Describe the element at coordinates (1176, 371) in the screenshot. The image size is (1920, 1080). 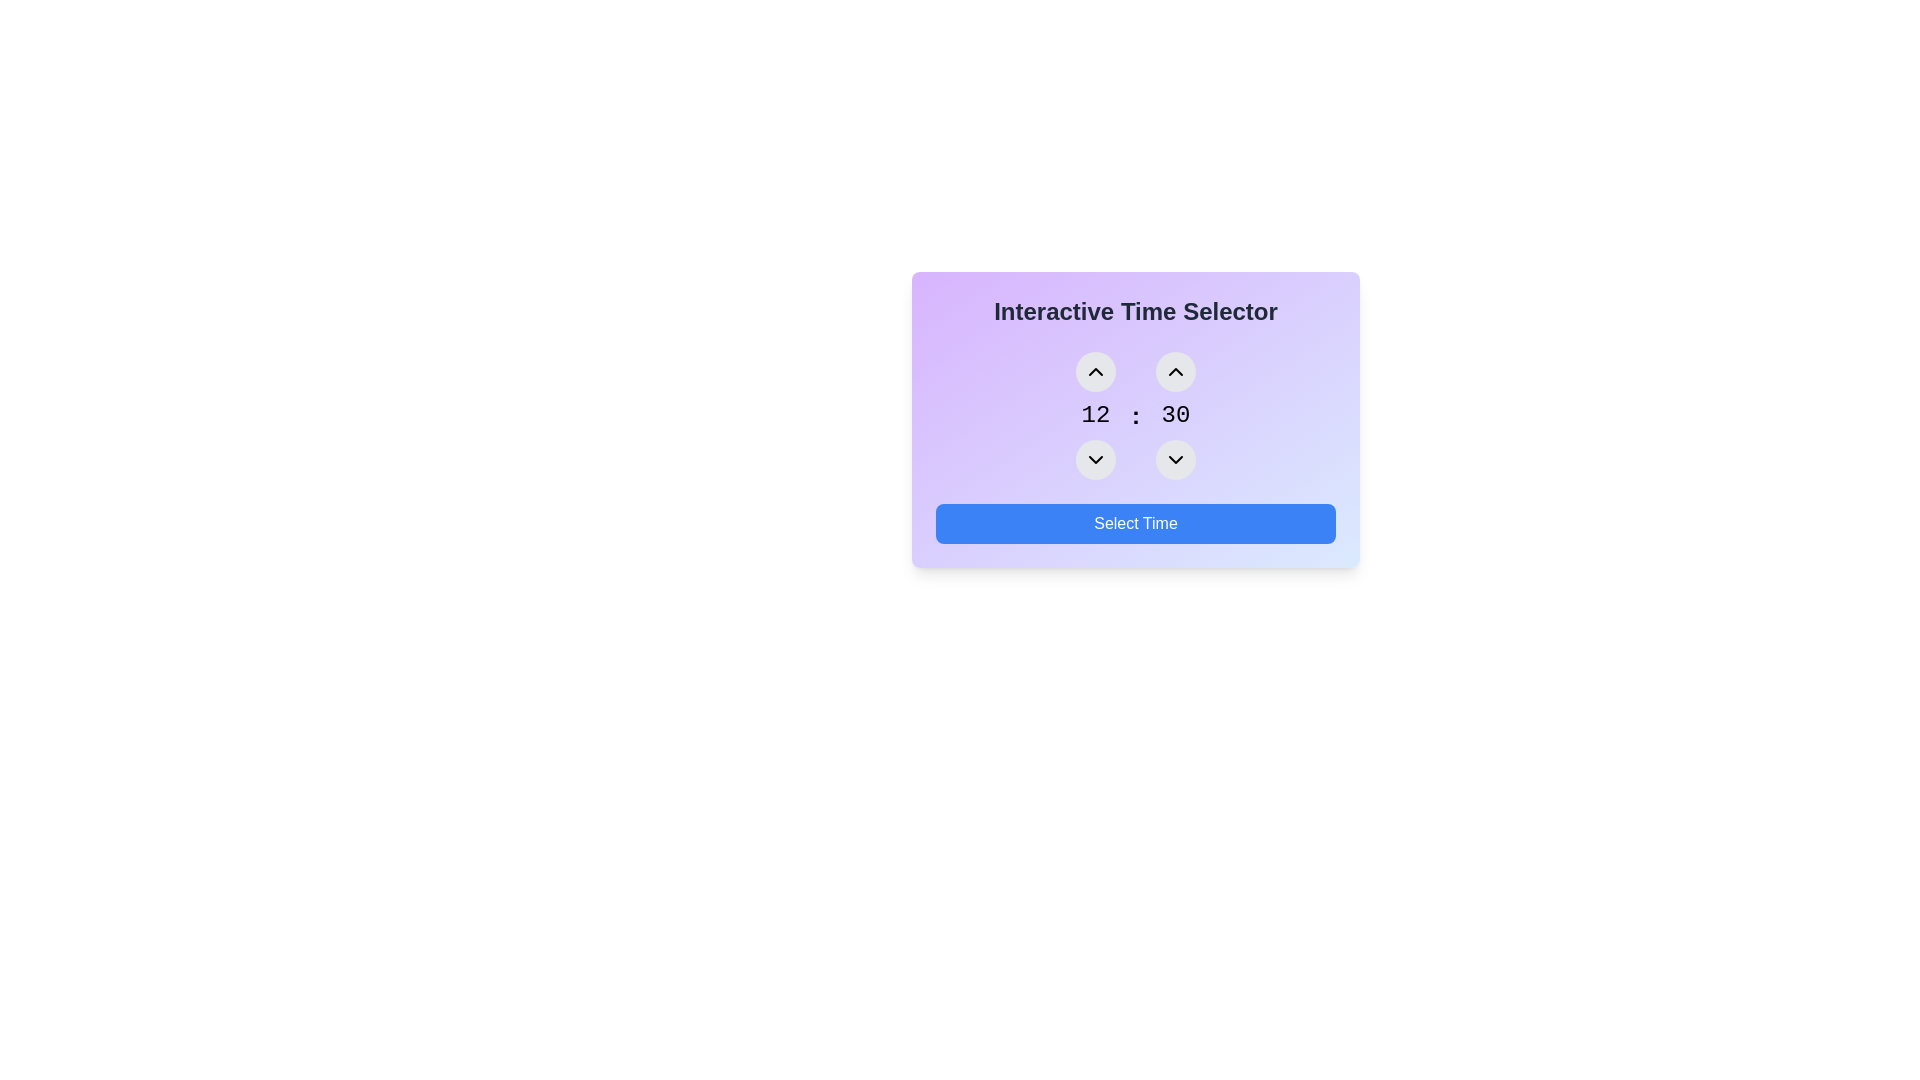
I see `the circular button with a light gray background and a black upward-pointing chevron icon to trigger the hover effect` at that location.